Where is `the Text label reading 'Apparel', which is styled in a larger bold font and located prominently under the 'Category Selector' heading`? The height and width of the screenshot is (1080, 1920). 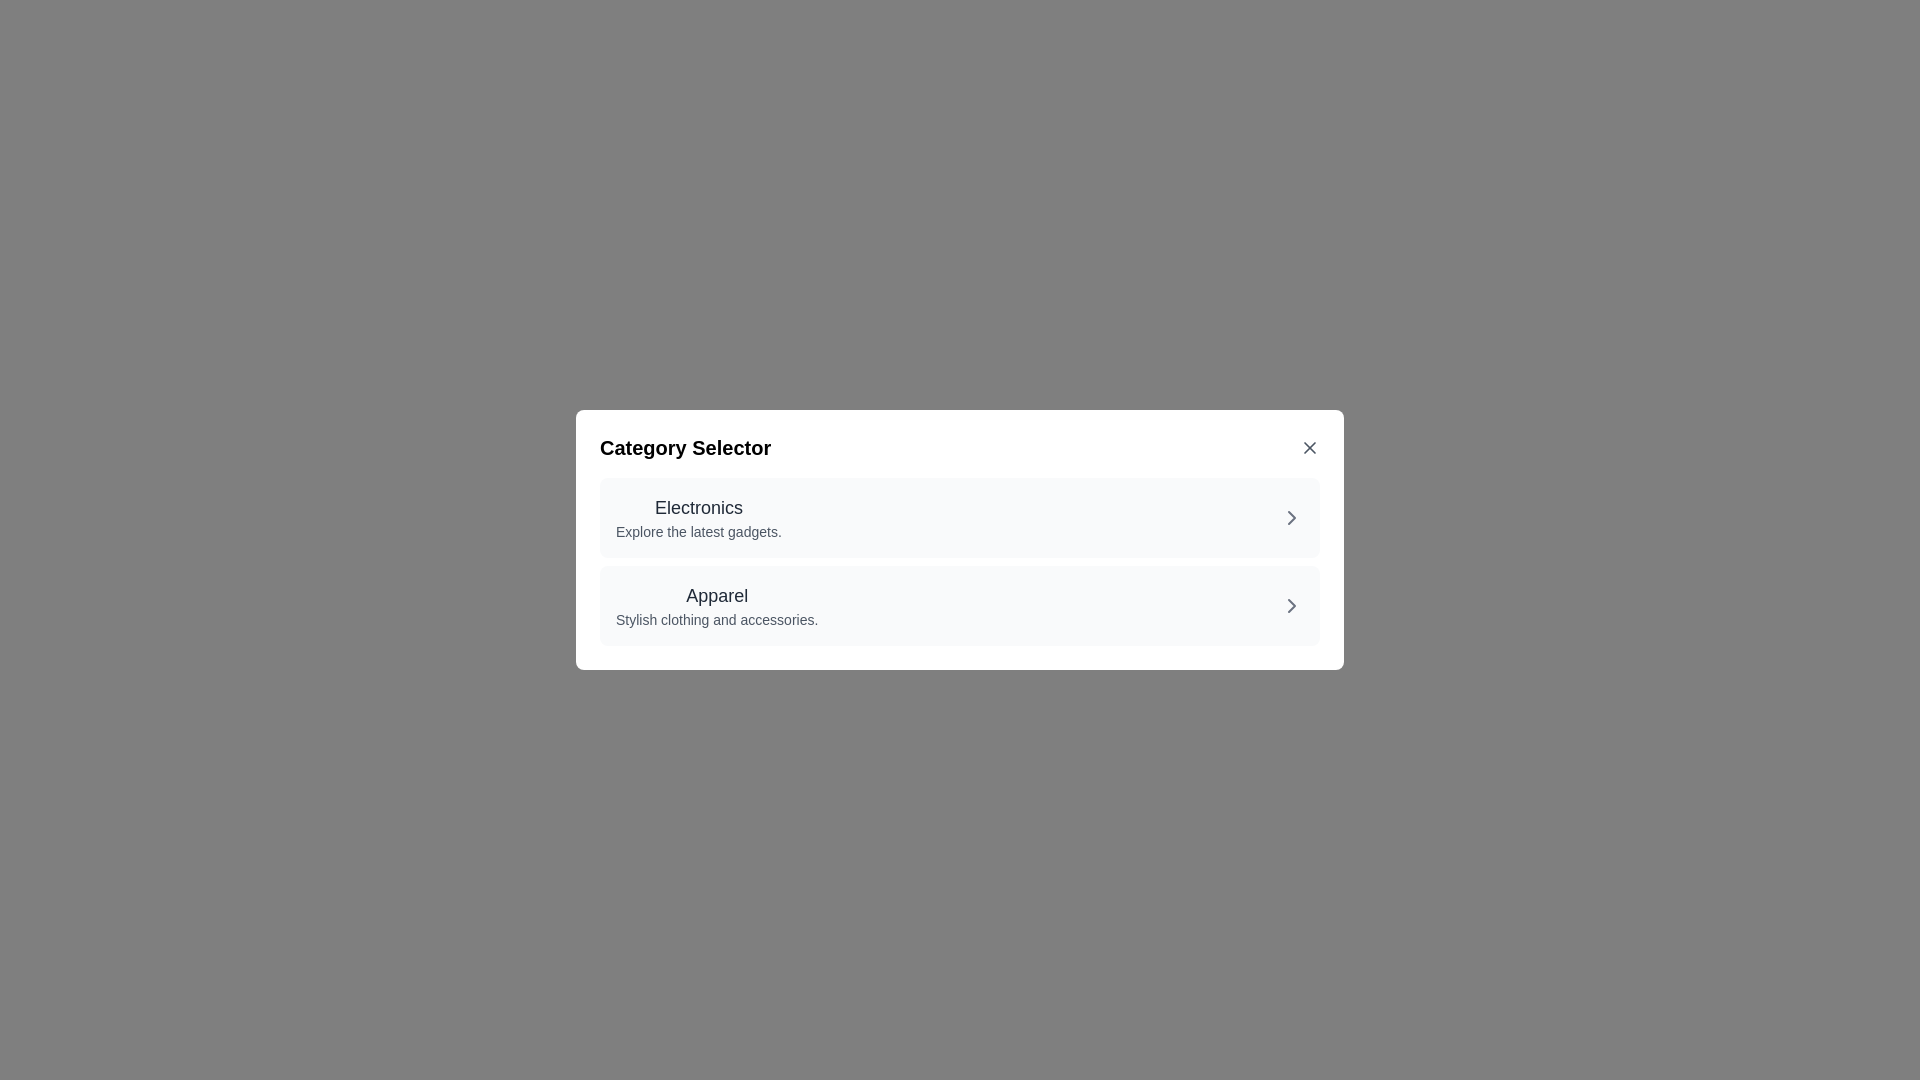 the Text label reading 'Apparel', which is styled in a larger bold font and located prominently under the 'Category Selector' heading is located at coordinates (717, 595).